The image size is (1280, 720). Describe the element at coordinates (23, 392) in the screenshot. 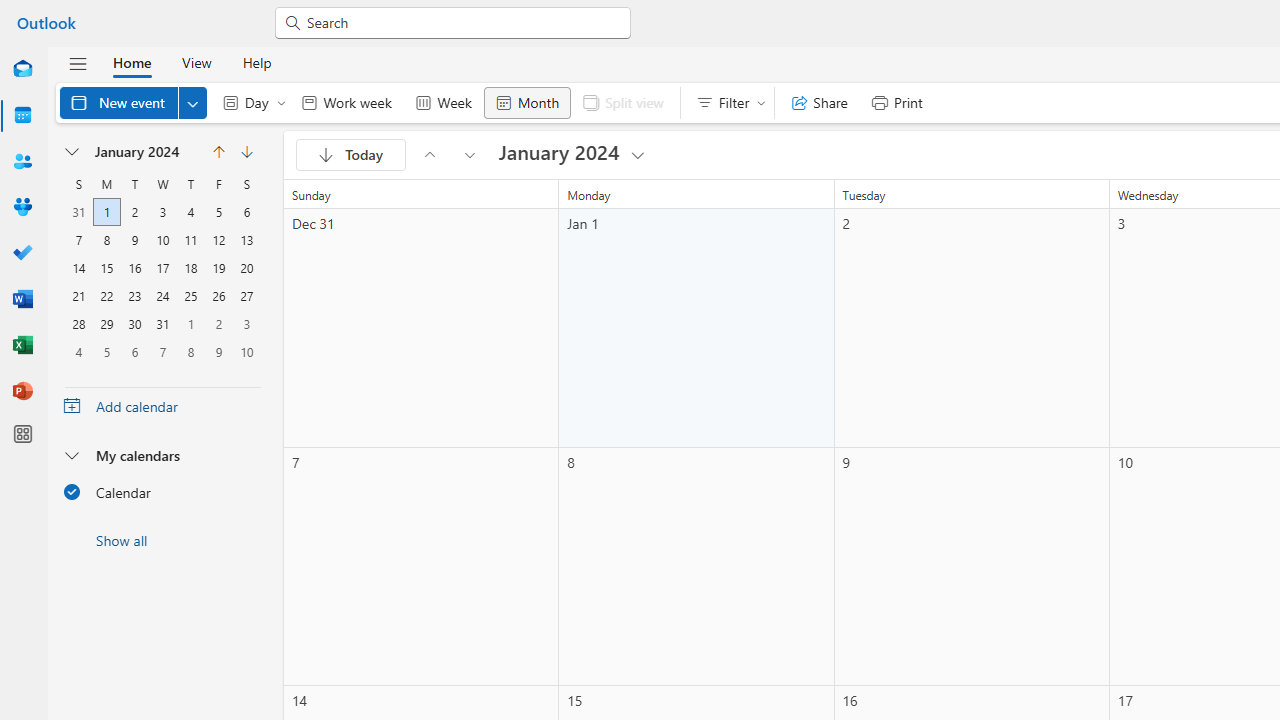

I see `'PowerPoint'` at that location.